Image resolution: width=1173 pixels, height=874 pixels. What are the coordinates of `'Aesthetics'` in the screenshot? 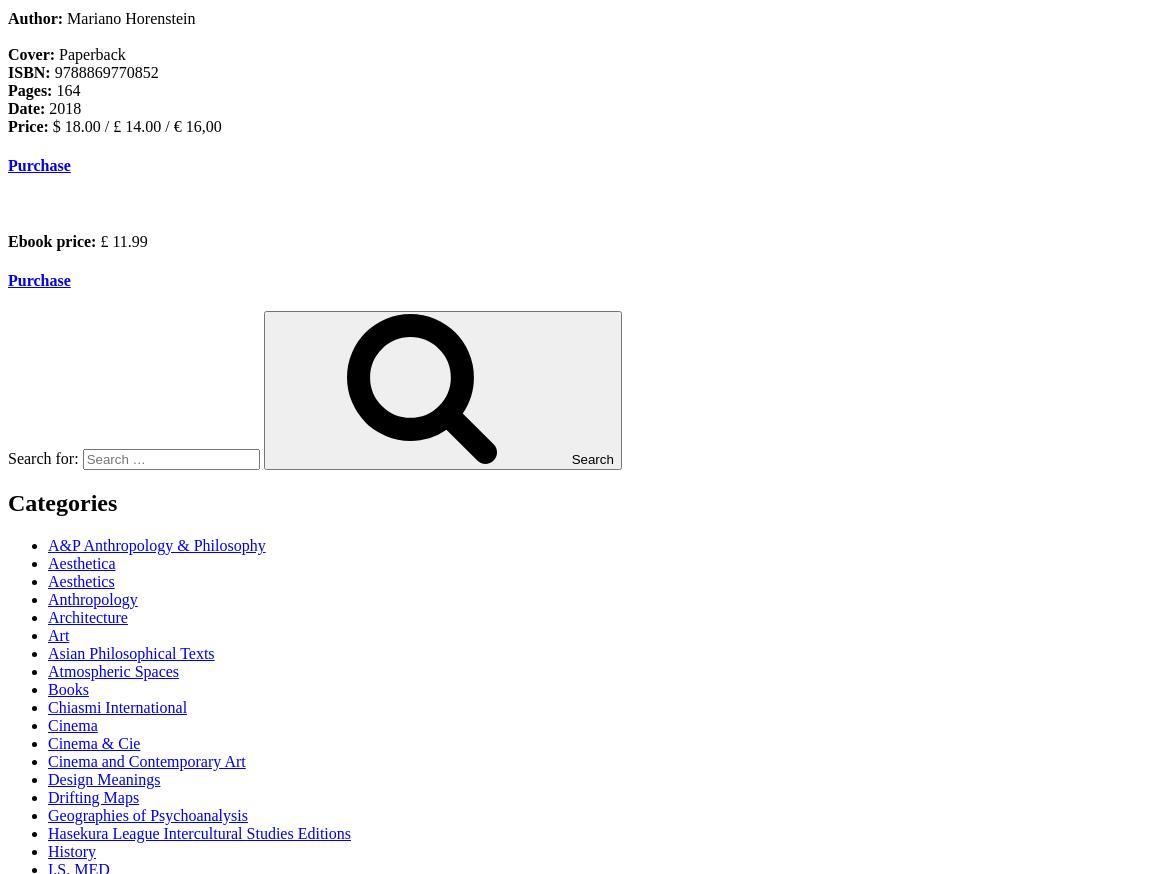 It's located at (81, 580).